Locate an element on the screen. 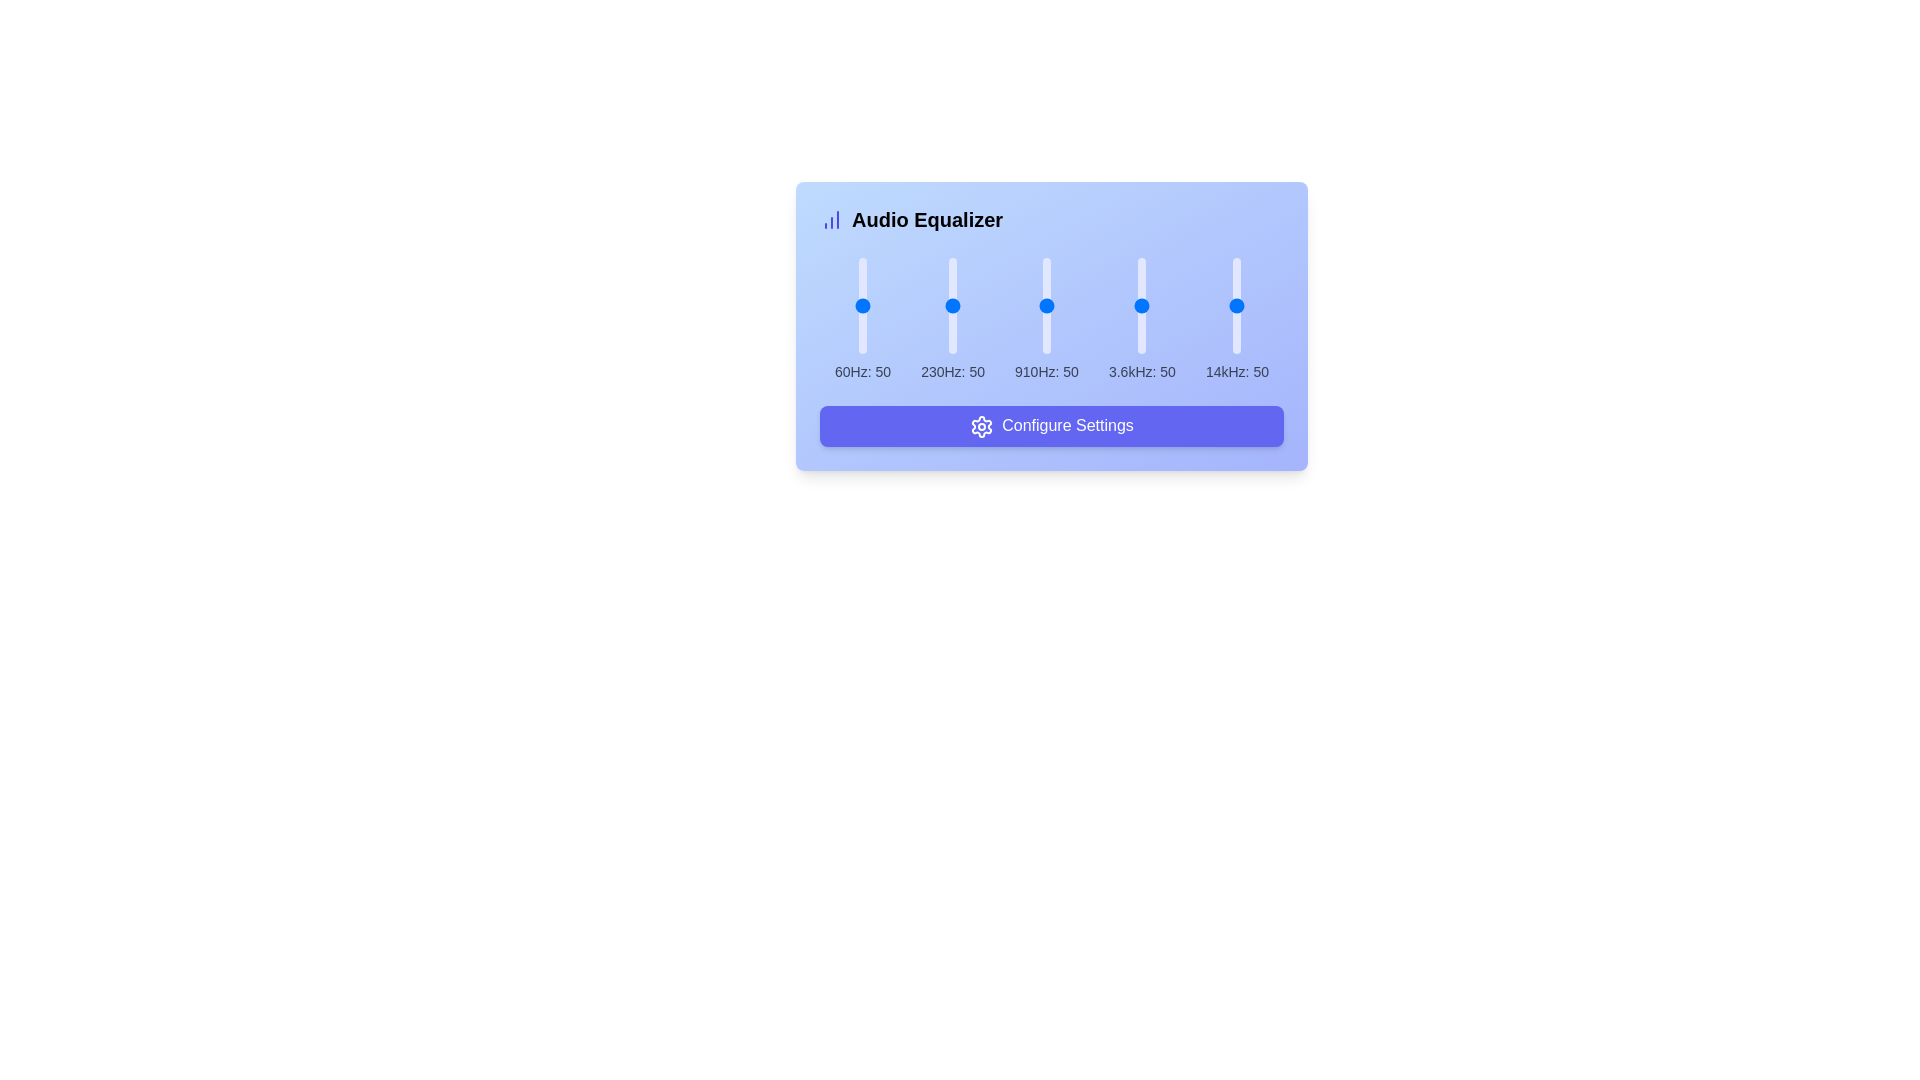 The image size is (1920, 1080). the 14kHz equalizer is located at coordinates (1236, 352).